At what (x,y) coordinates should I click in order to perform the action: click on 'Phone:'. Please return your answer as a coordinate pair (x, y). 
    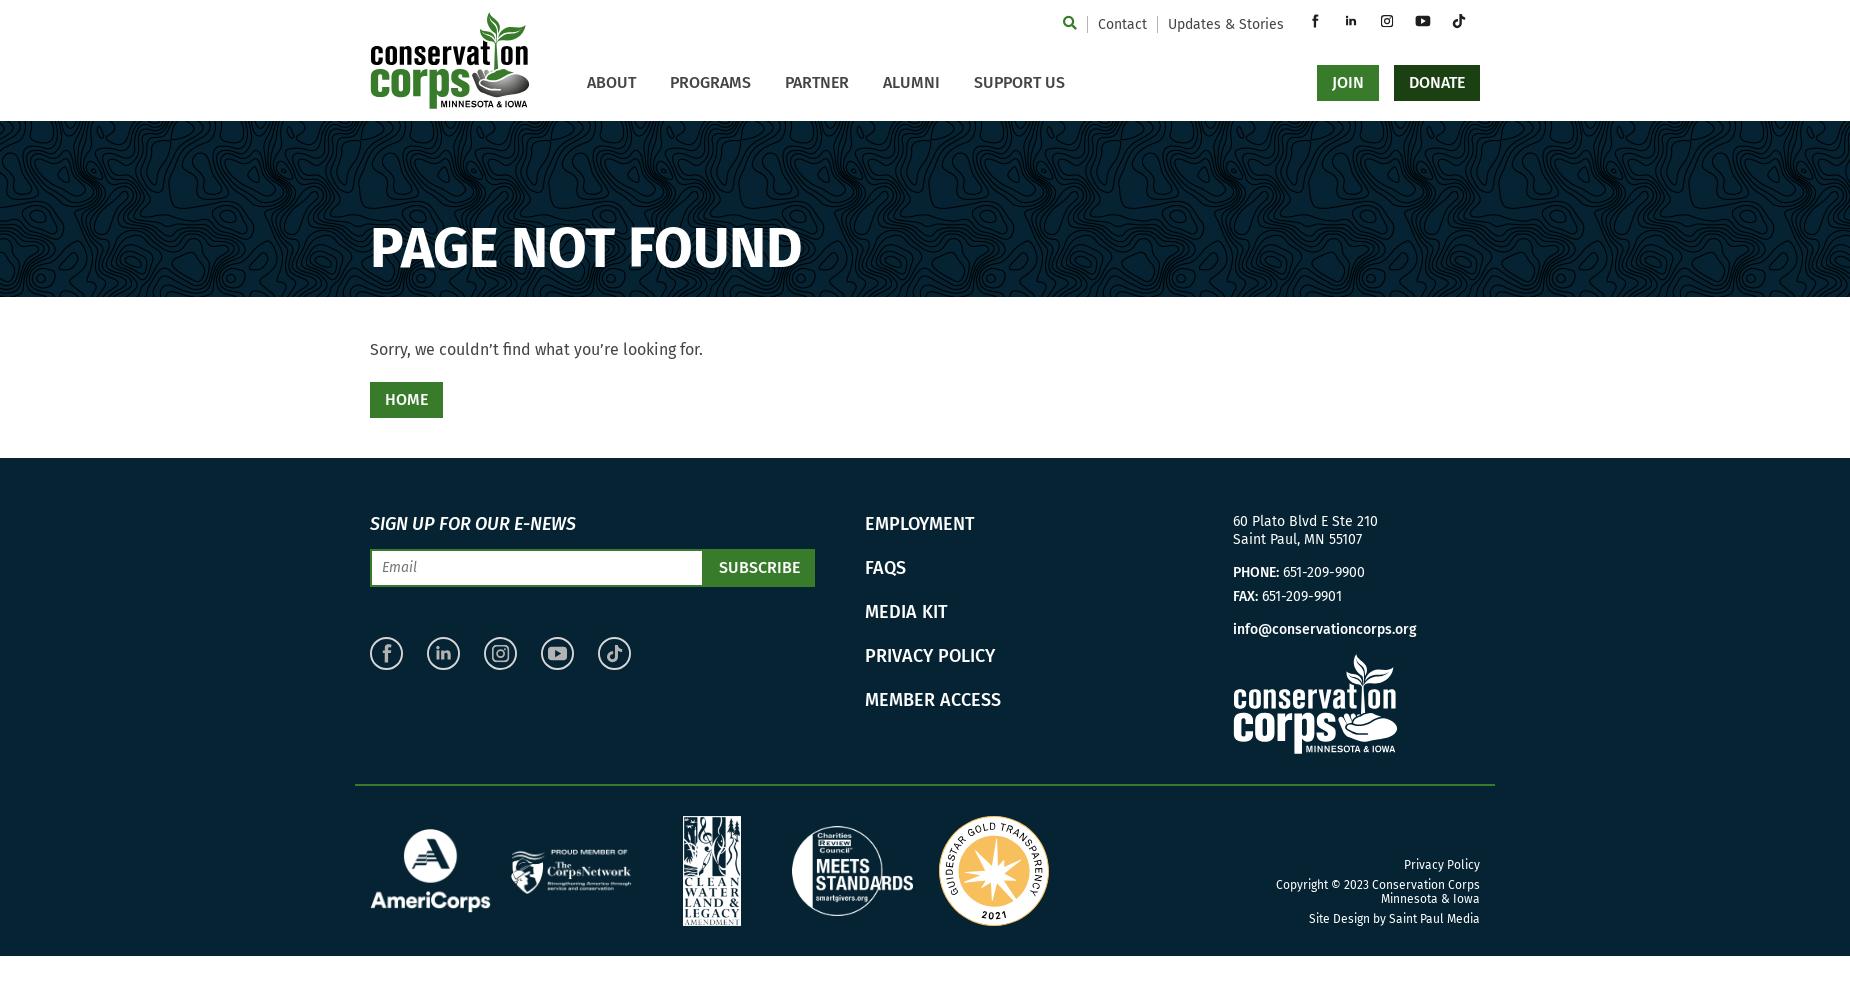
    Looking at the image, I should click on (1254, 571).